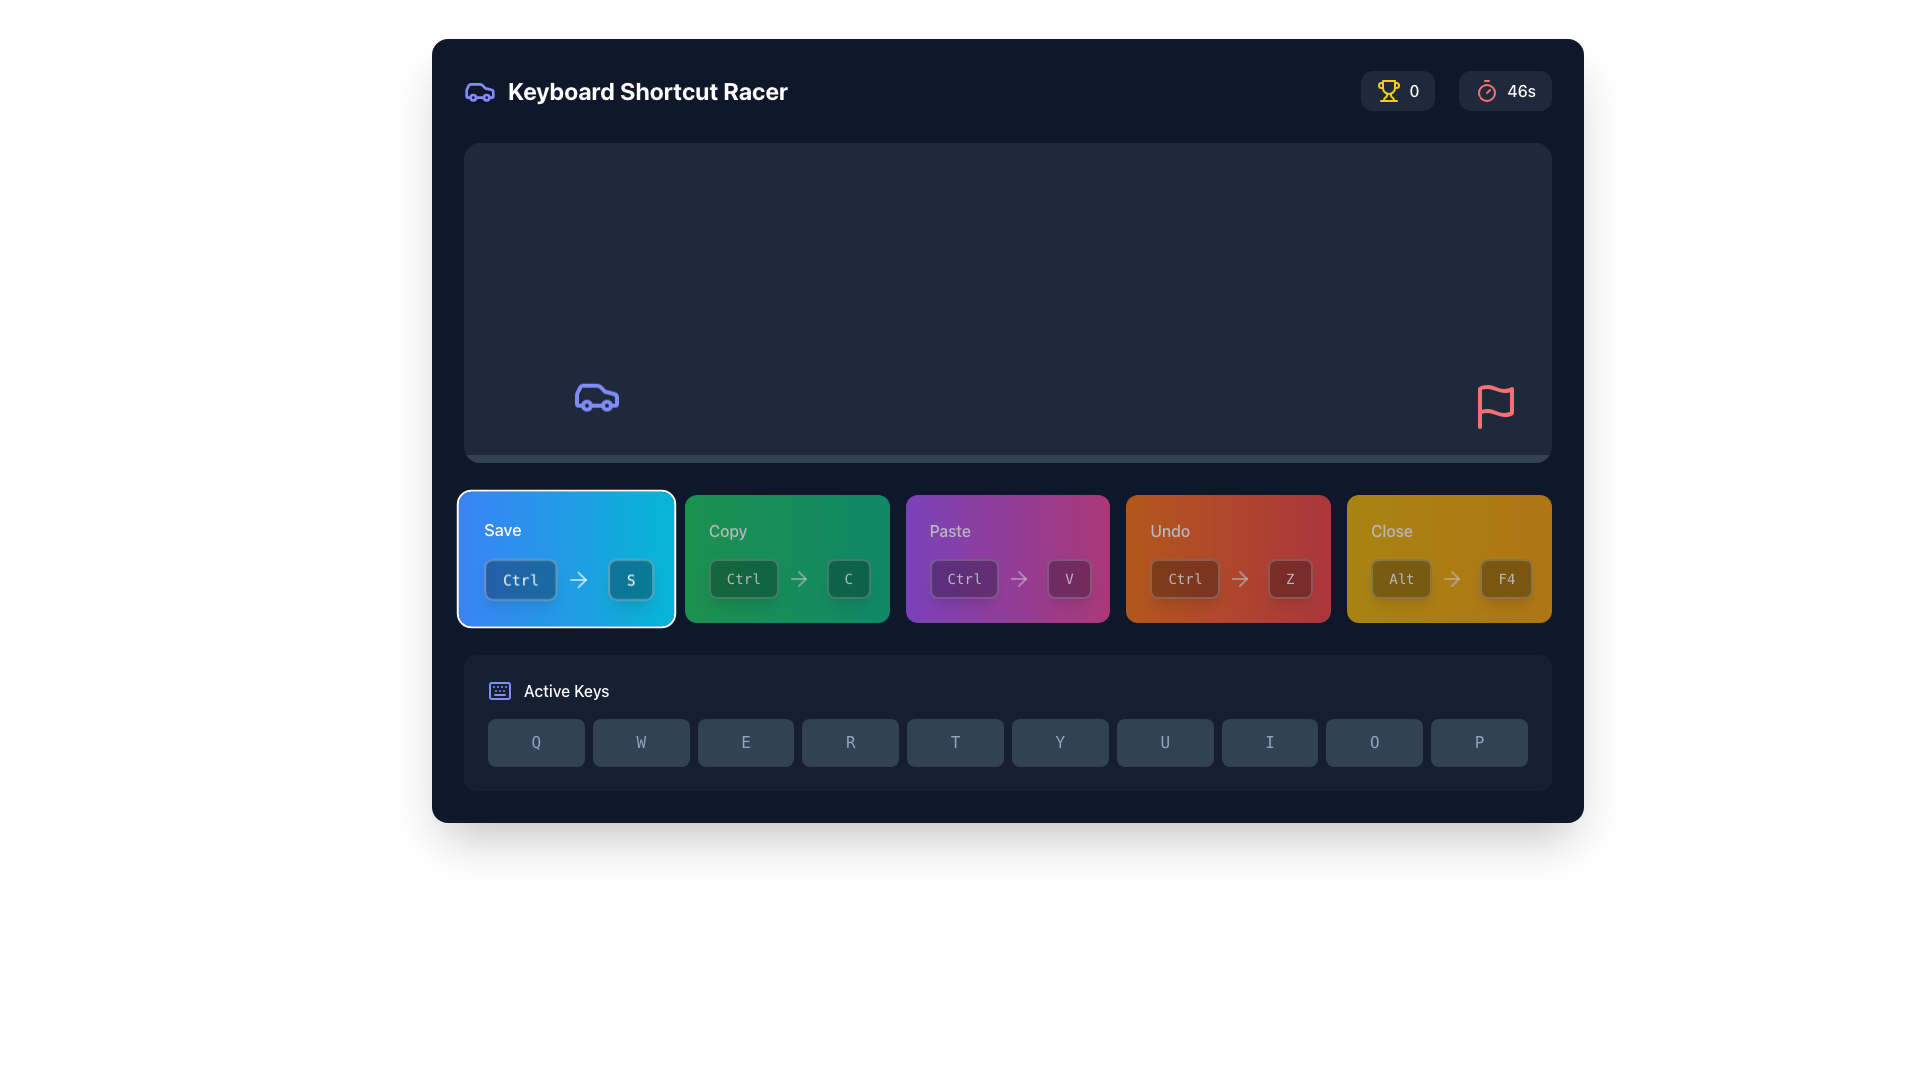 This screenshot has height=1080, width=1920. What do you see at coordinates (1452, 578) in the screenshot?
I see `the arrow icon pointing to the right within the 'Close' button panel, located between the 'Alt' label and the 'F4' key` at bounding box center [1452, 578].